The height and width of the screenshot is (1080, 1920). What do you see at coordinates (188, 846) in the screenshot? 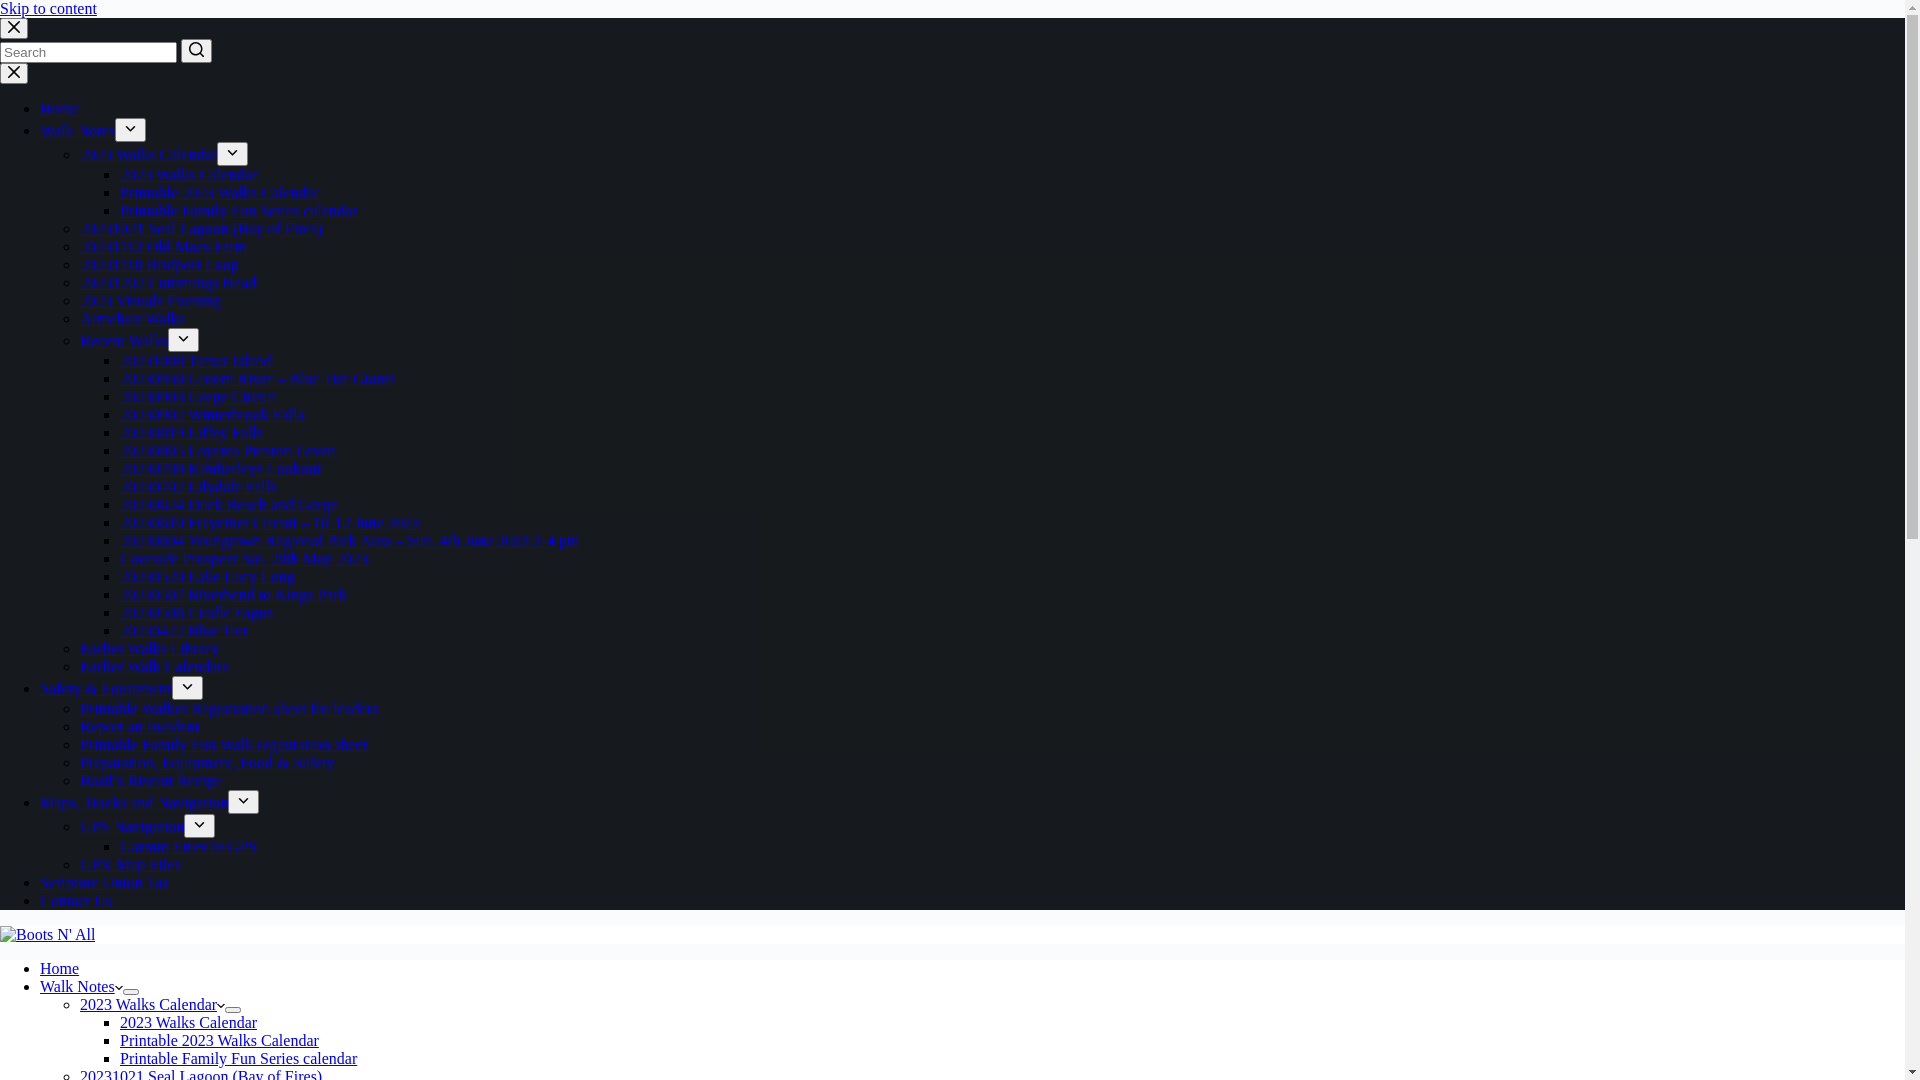
I see `'Garmin Etrex10 GPS'` at bounding box center [188, 846].